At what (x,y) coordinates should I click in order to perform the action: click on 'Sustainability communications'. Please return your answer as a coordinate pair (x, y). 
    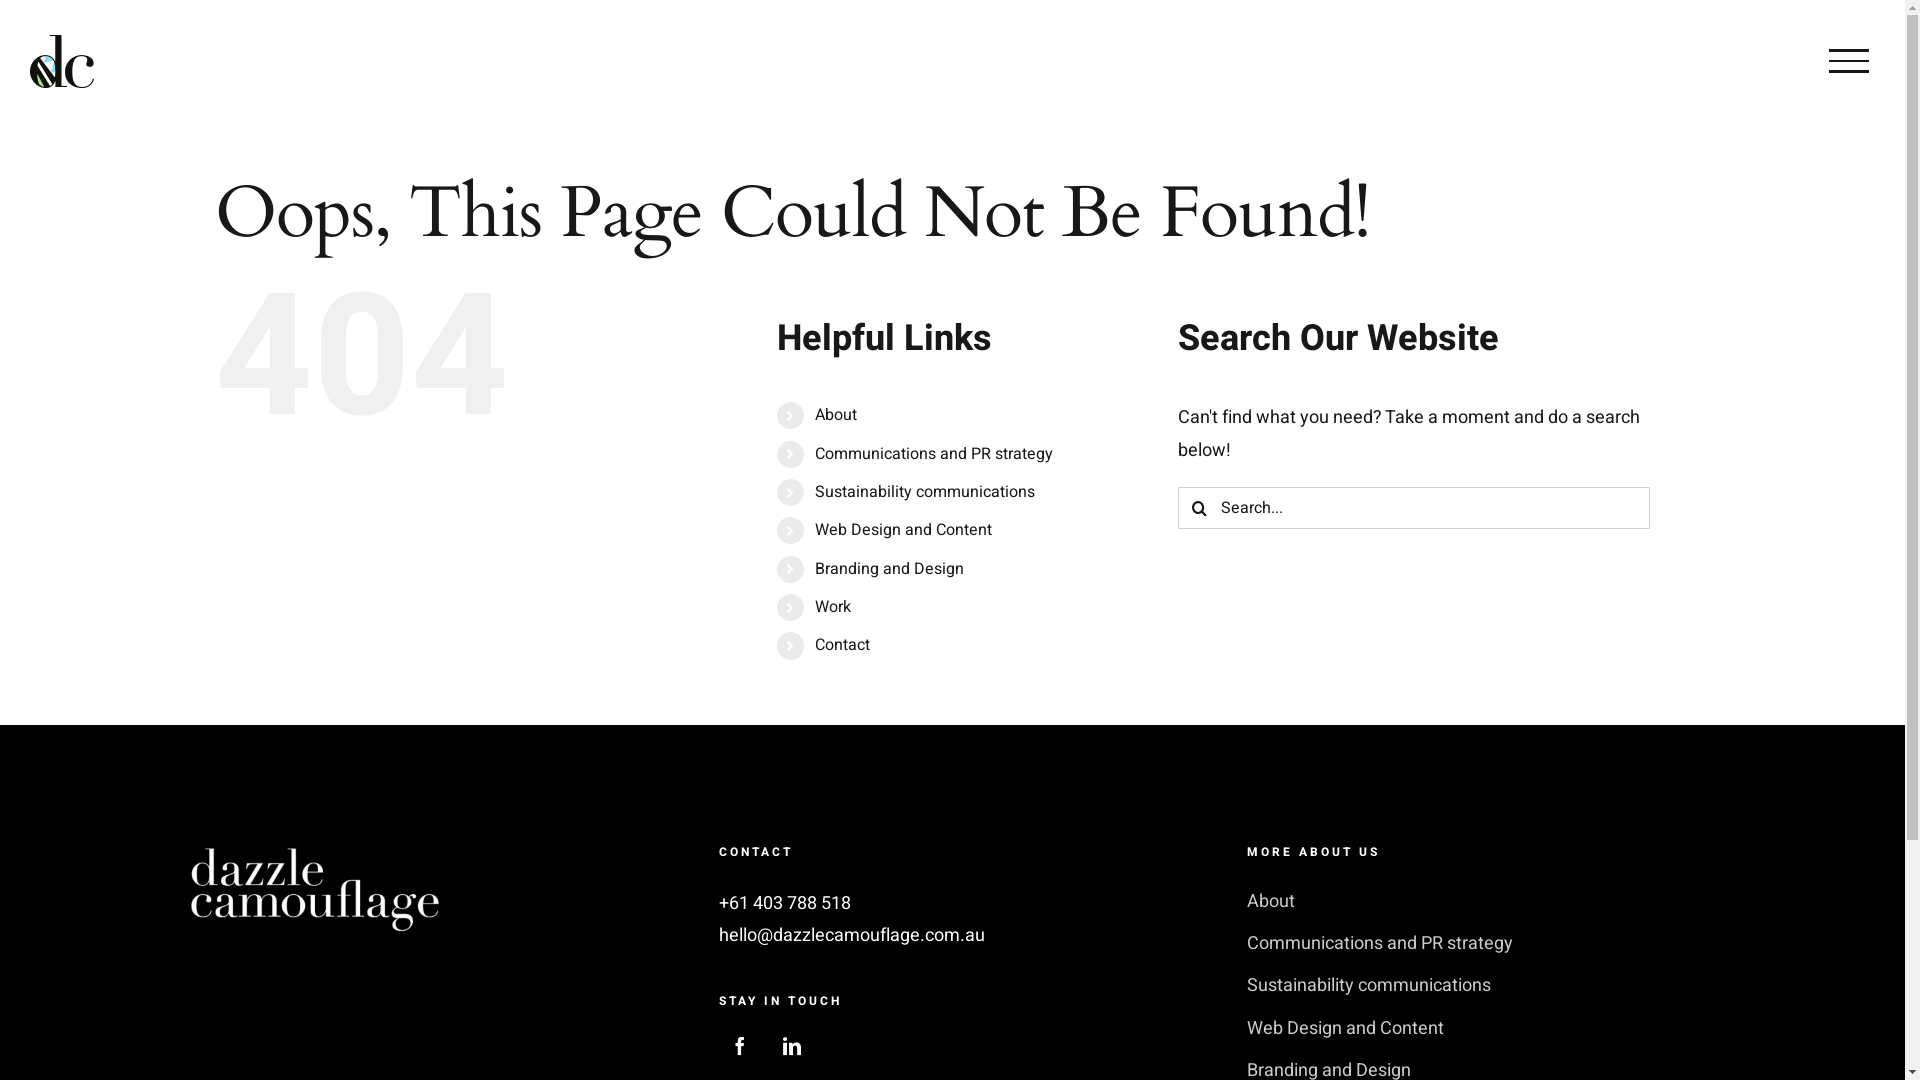
    Looking at the image, I should click on (924, 492).